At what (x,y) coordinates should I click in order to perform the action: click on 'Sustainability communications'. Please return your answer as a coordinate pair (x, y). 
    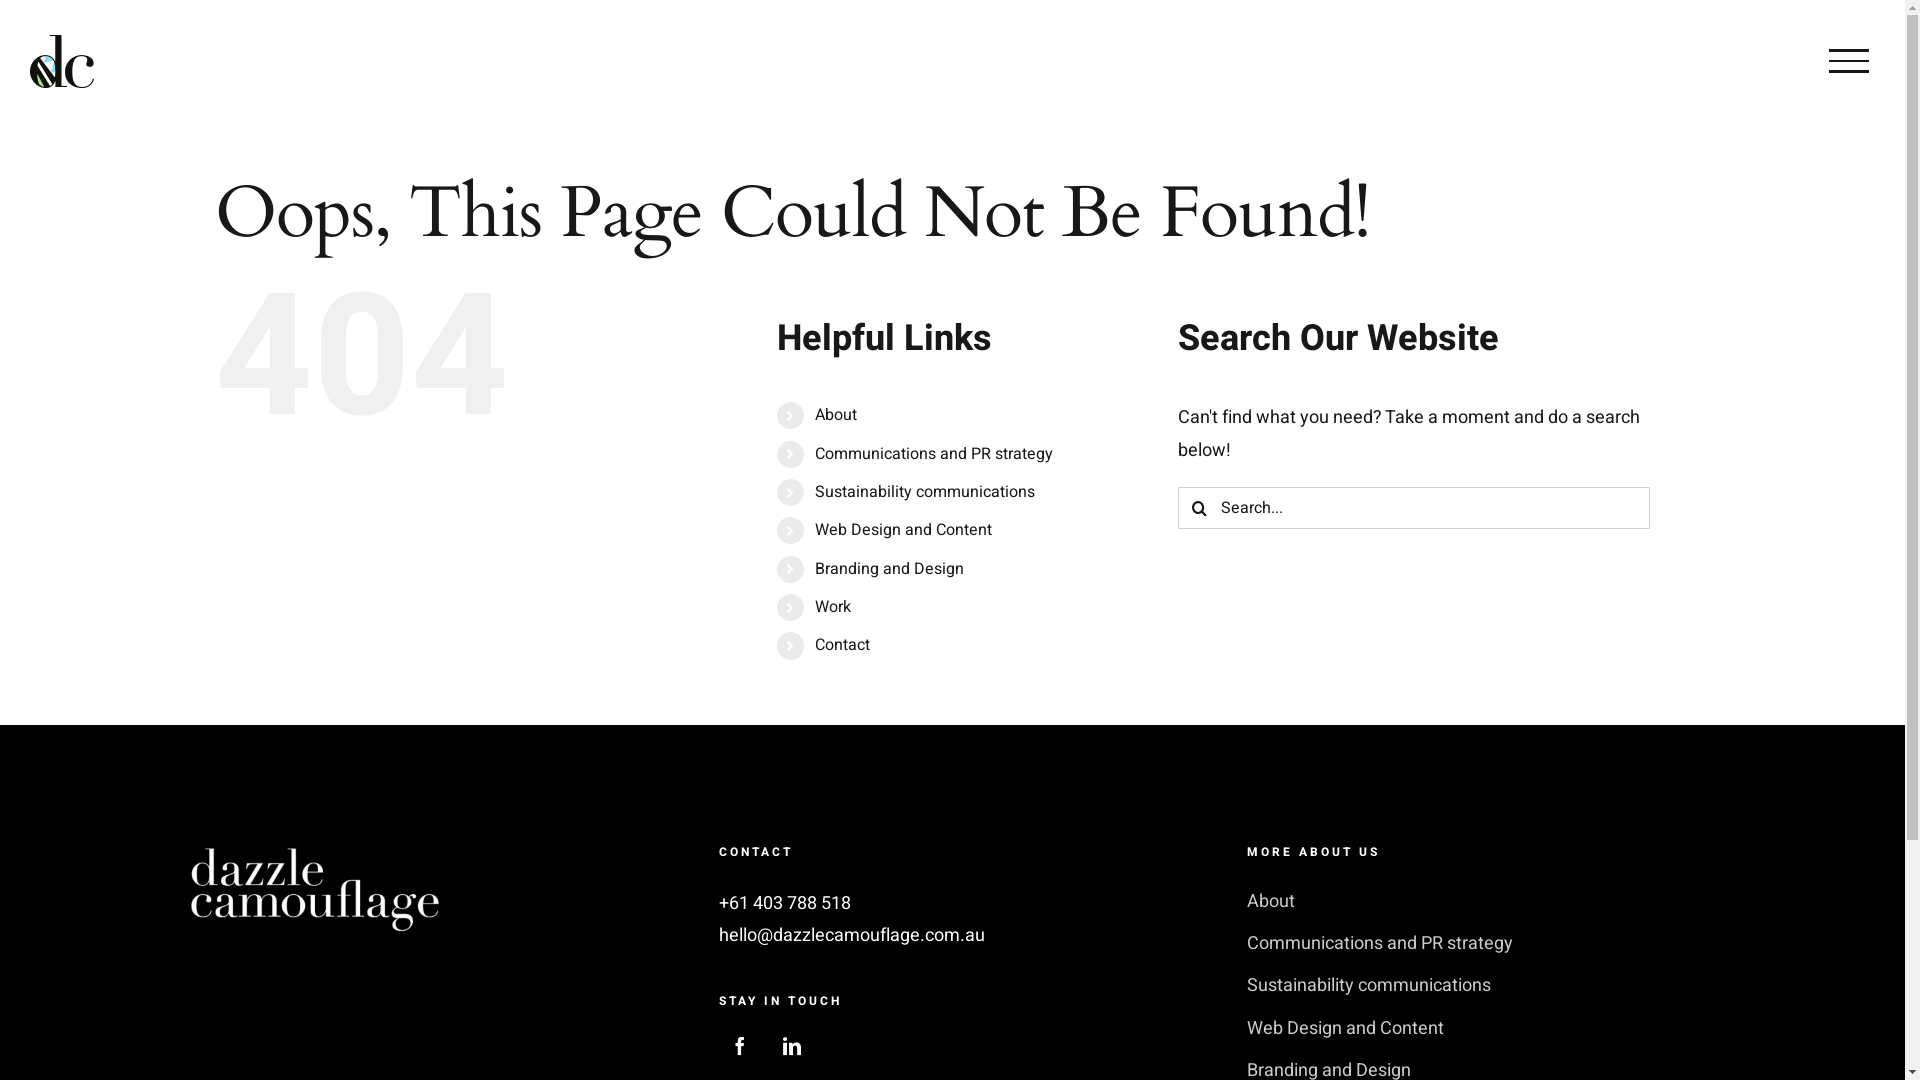
    Looking at the image, I should click on (924, 492).